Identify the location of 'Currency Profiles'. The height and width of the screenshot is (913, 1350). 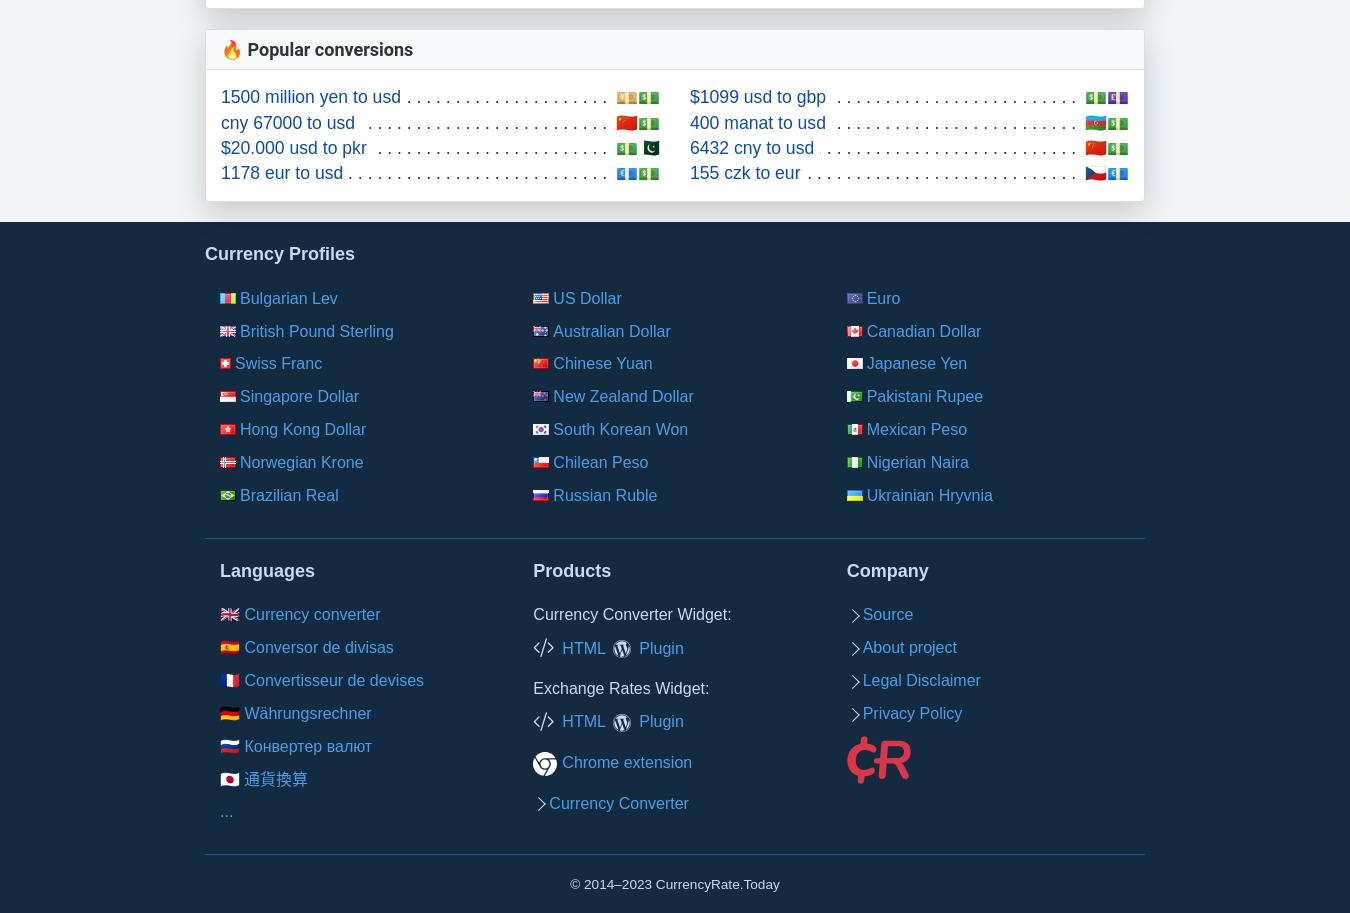
(278, 252).